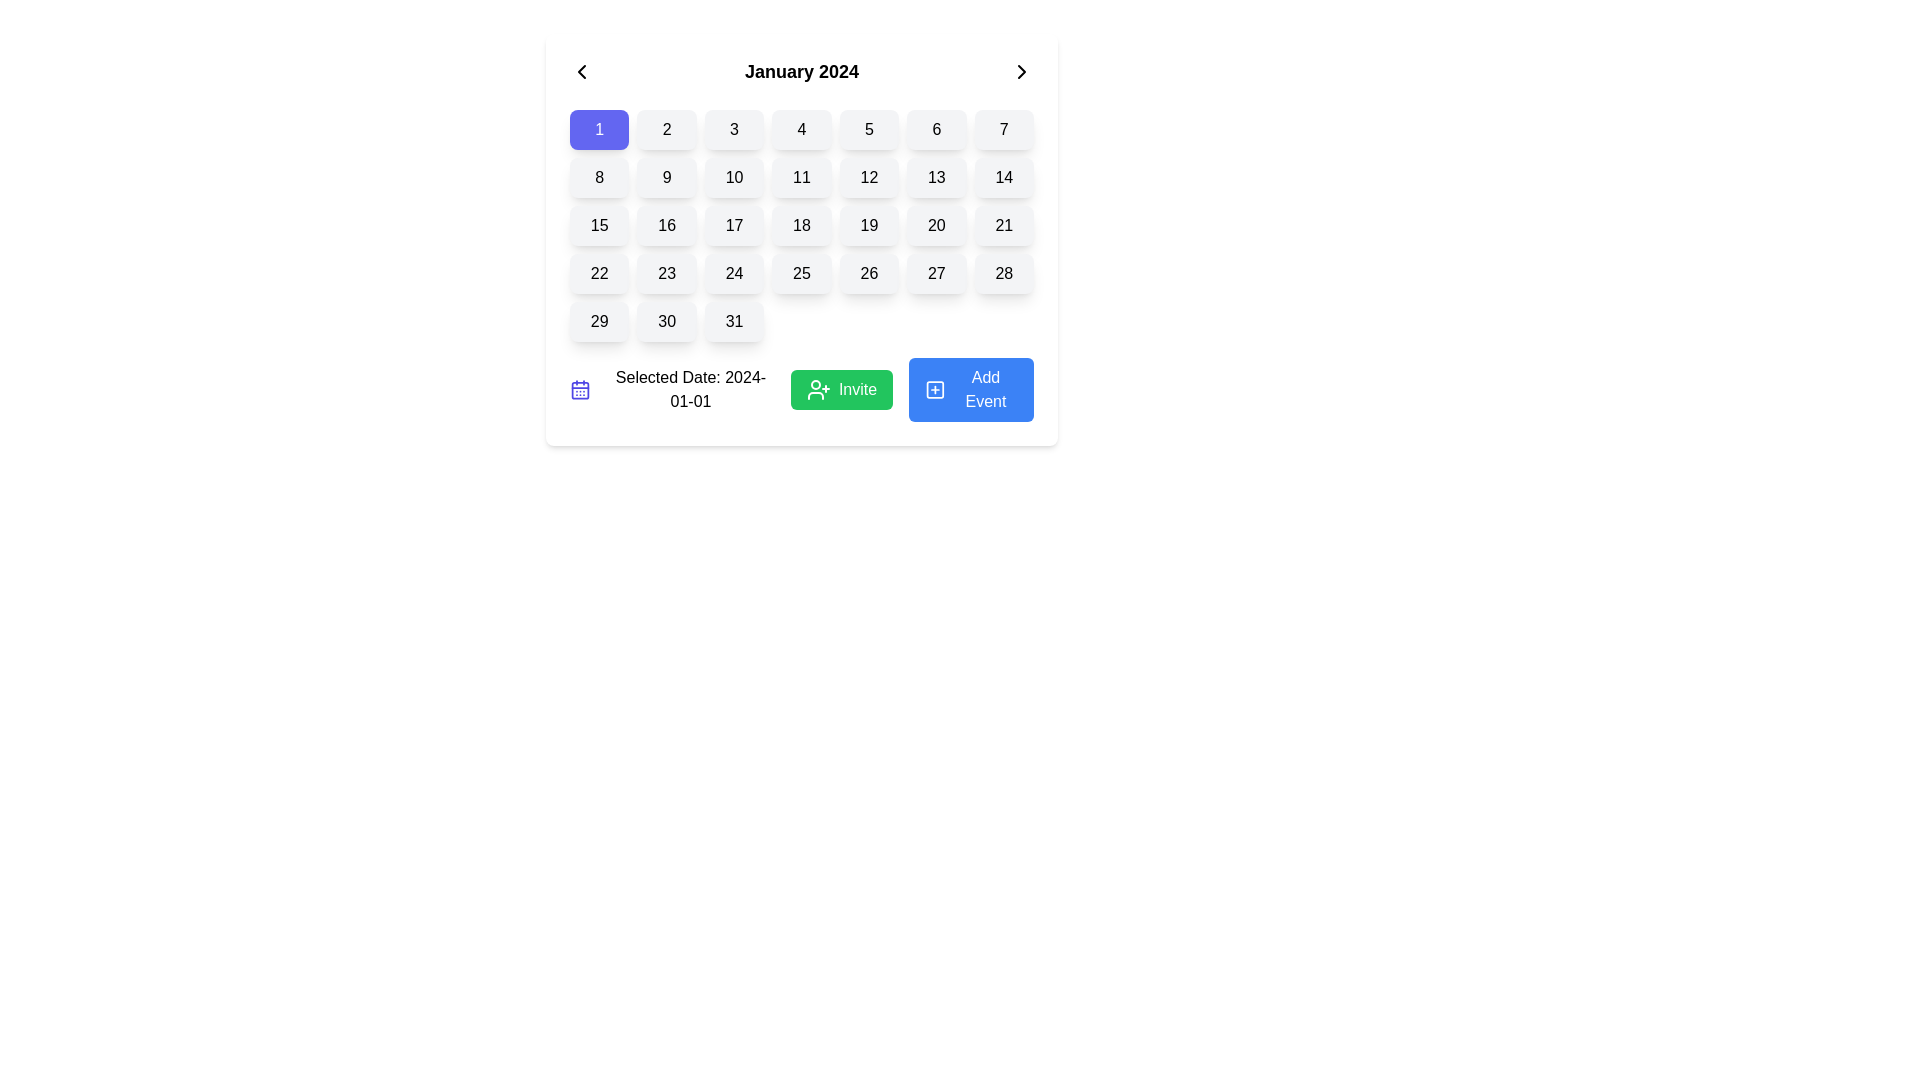 Image resolution: width=1920 pixels, height=1080 pixels. Describe the element at coordinates (801, 130) in the screenshot. I see `on the calendar date cell displaying the number '4', which is a rounded rectangular cell with a light gray background and bold black font` at that location.